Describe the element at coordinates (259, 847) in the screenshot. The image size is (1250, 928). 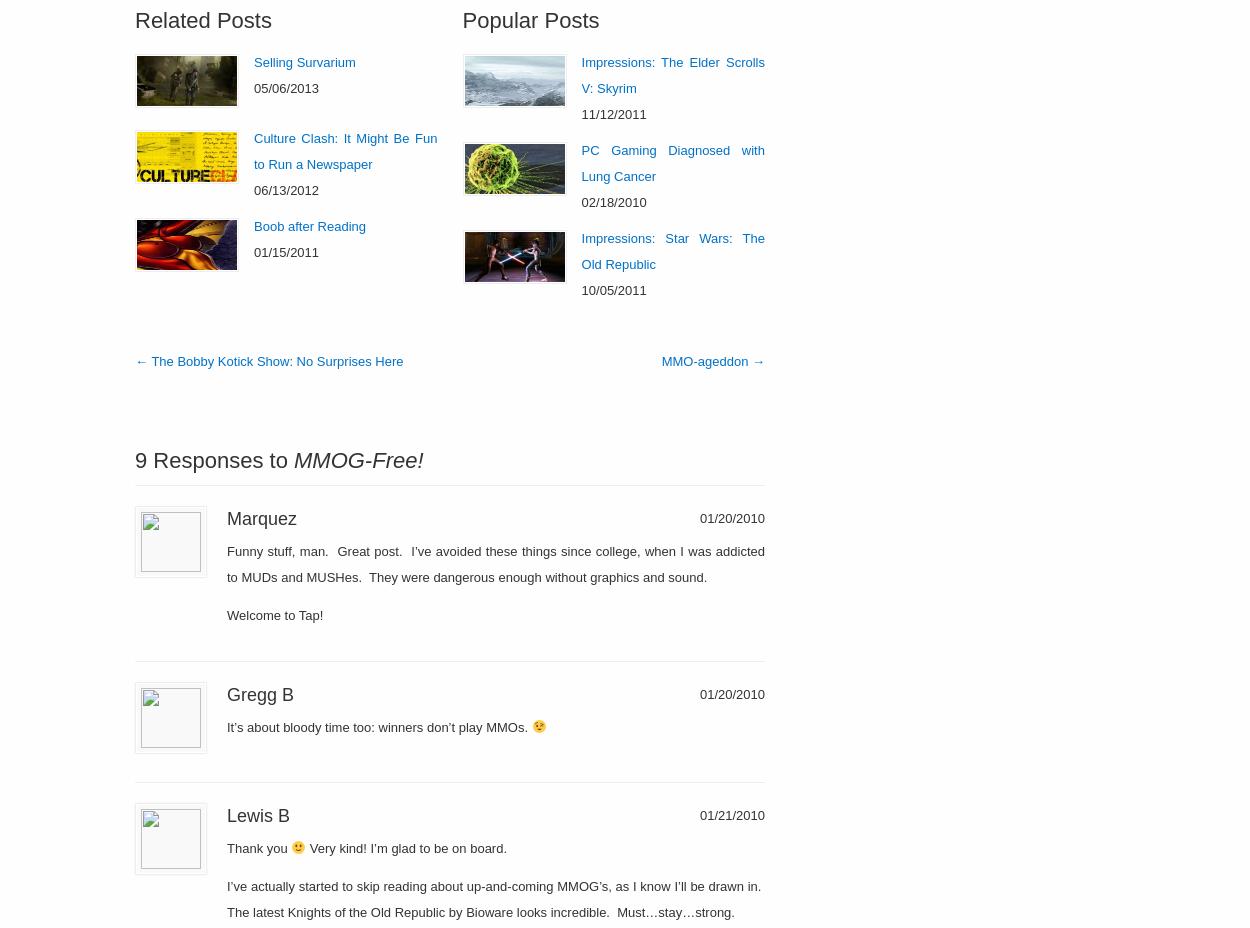
I see `'Thank you'` at that location.